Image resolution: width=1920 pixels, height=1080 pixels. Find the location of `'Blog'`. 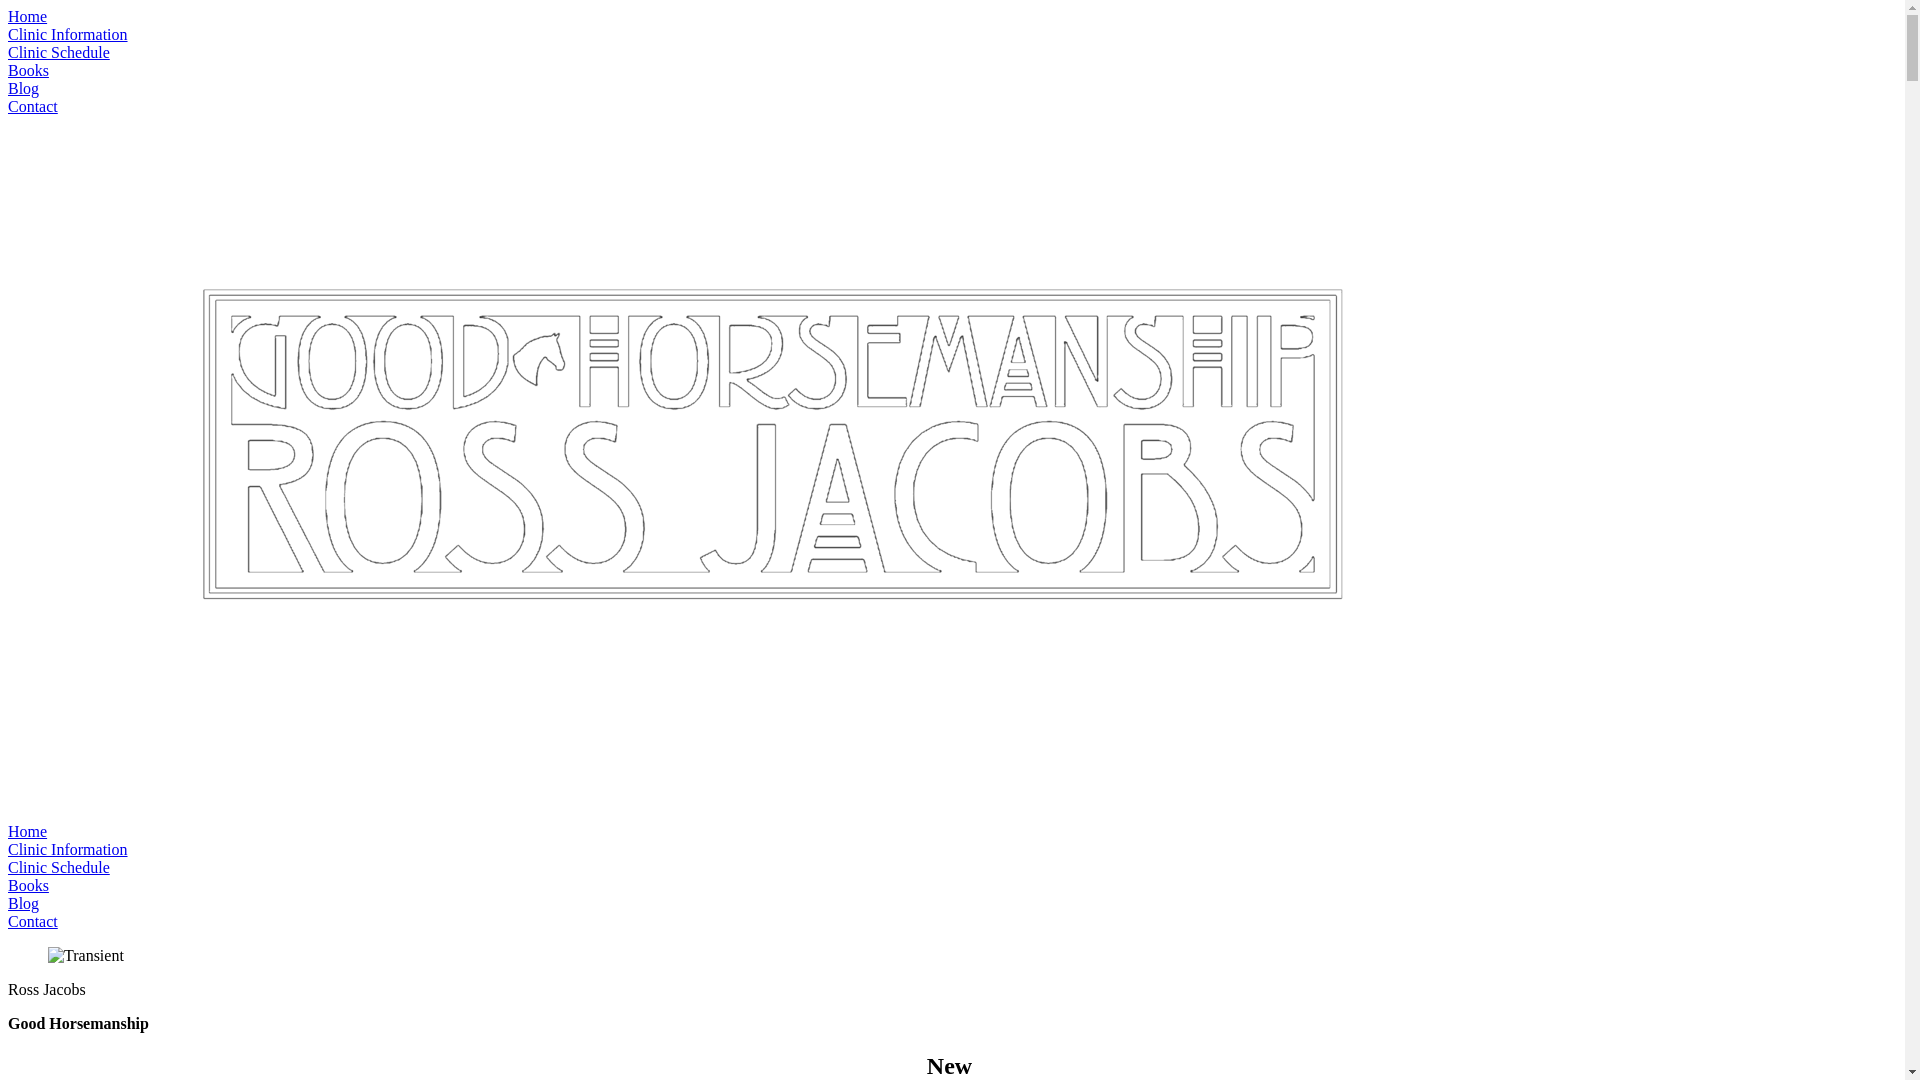

'Blog' is located at coordinates (23, 87).